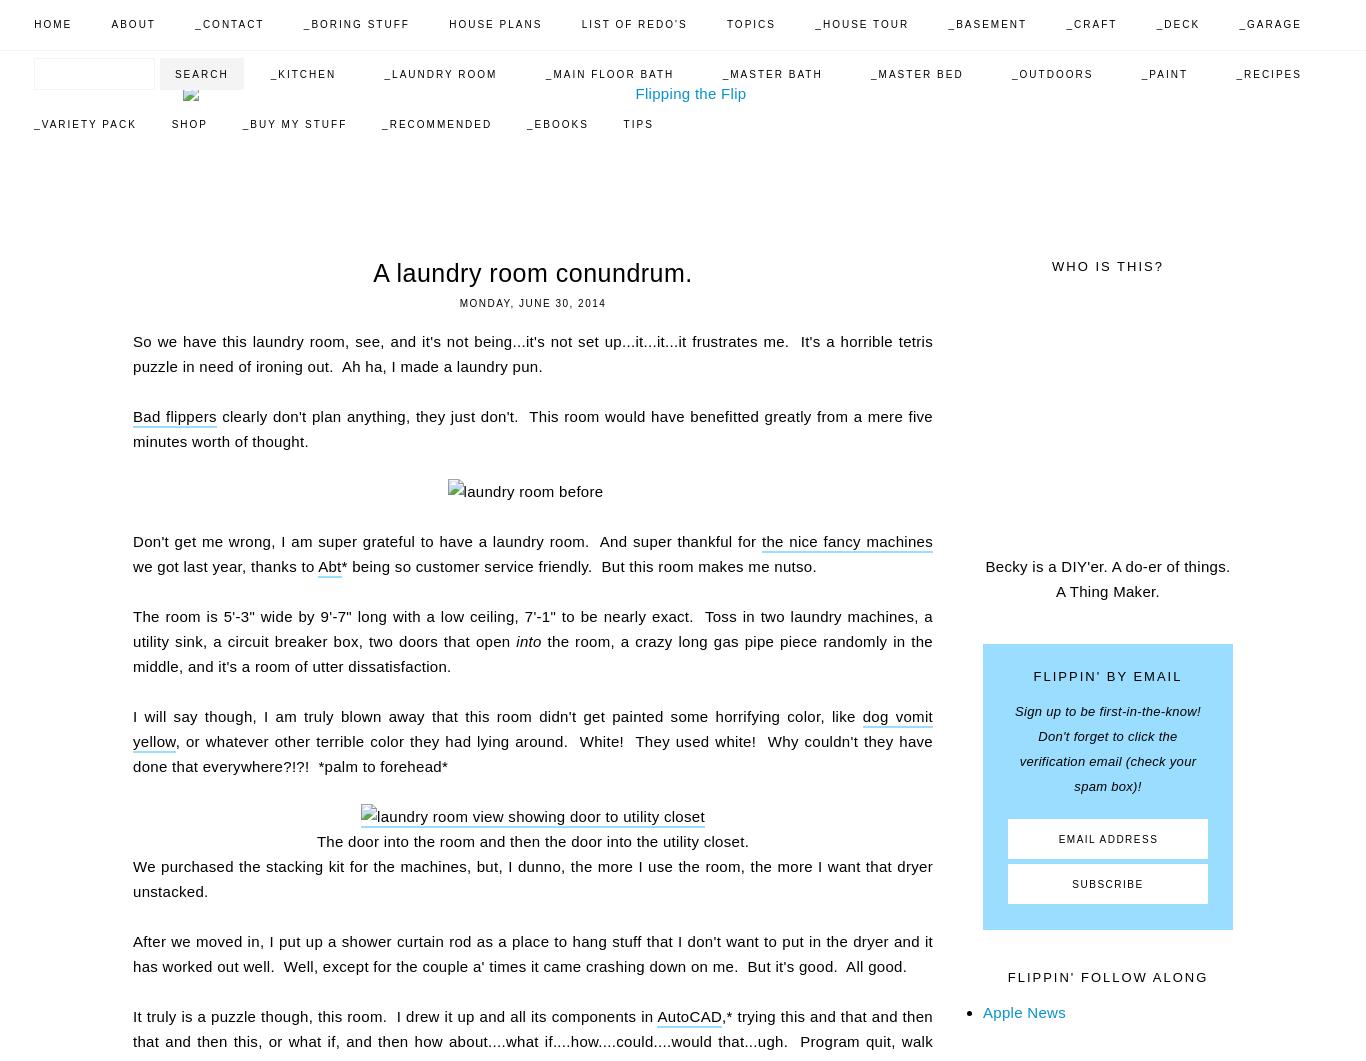 Image resolution: width=1366 pixels, height=1061 pixels. Describe the element at coordinates (533, 879) in the screenshot. I see `'We purchased the stacking kit for the machines, but, I dunno, the more I use the room, the more I want that dryer unstacked.'` at that location.